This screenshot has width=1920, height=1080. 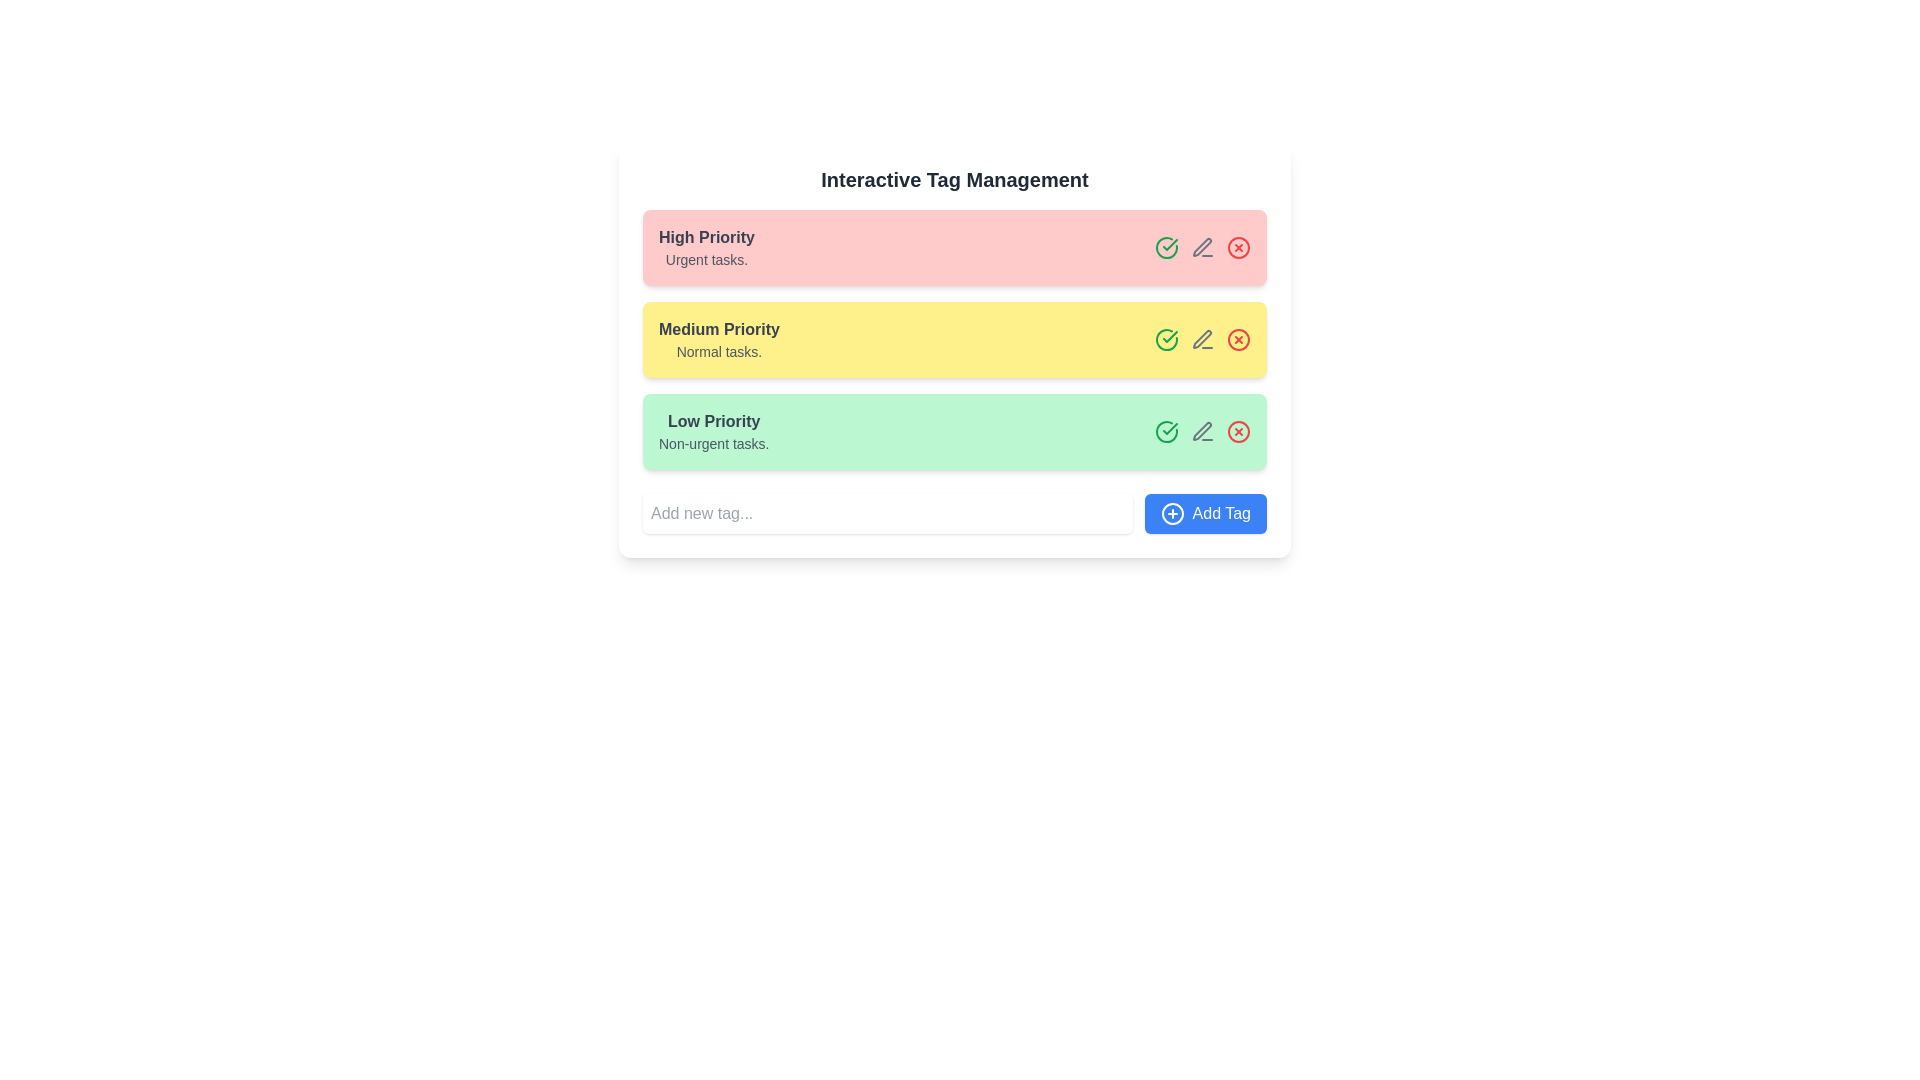 What do you see at coordinates (706, 246) in the screenshot?
I see `the 'High Priority' text label, which is a two-line label with 'High Priority' in bold and 'Urgent tasks.' below it, located within a red rectangular background at the top of the task categories list` at bounding box center [706, 246].